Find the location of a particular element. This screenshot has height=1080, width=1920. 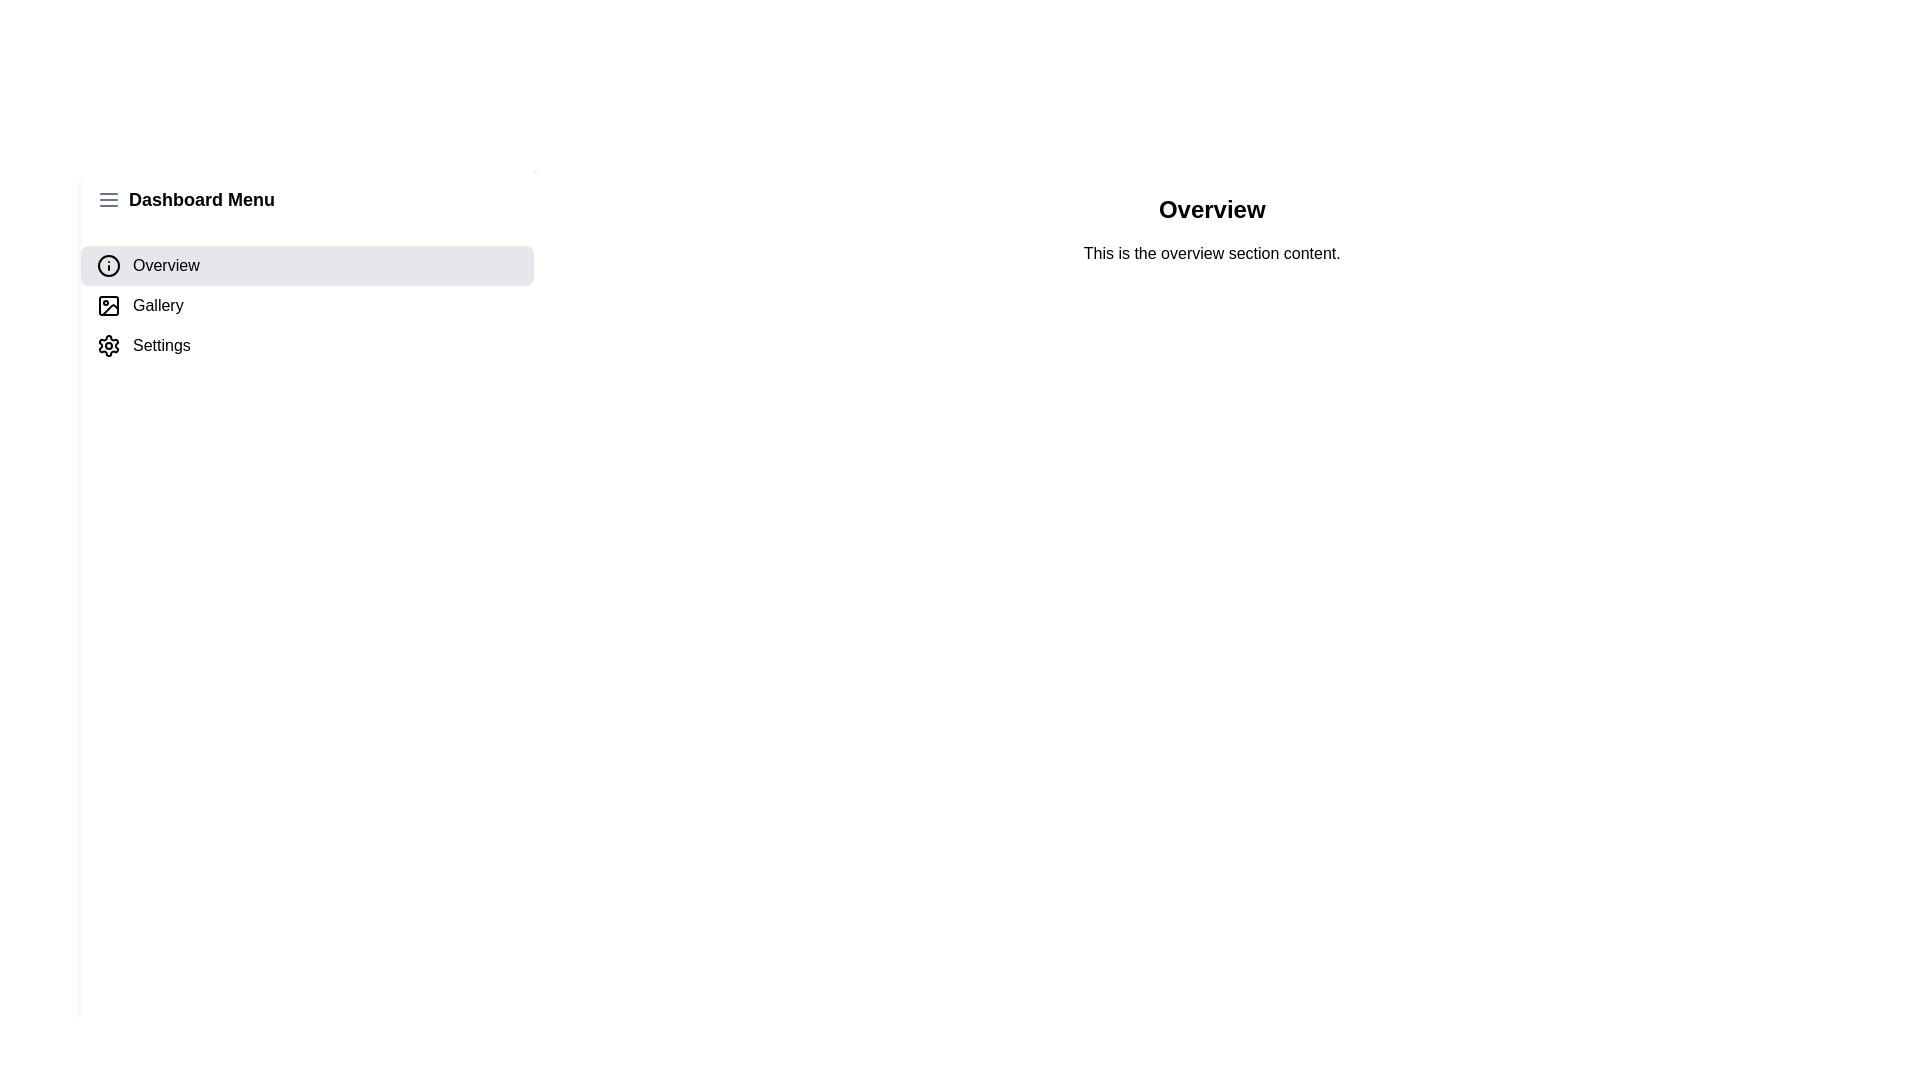

the title 'Dashboard Menu' to test navigation or focus effects is located at coordinates (201, 200).